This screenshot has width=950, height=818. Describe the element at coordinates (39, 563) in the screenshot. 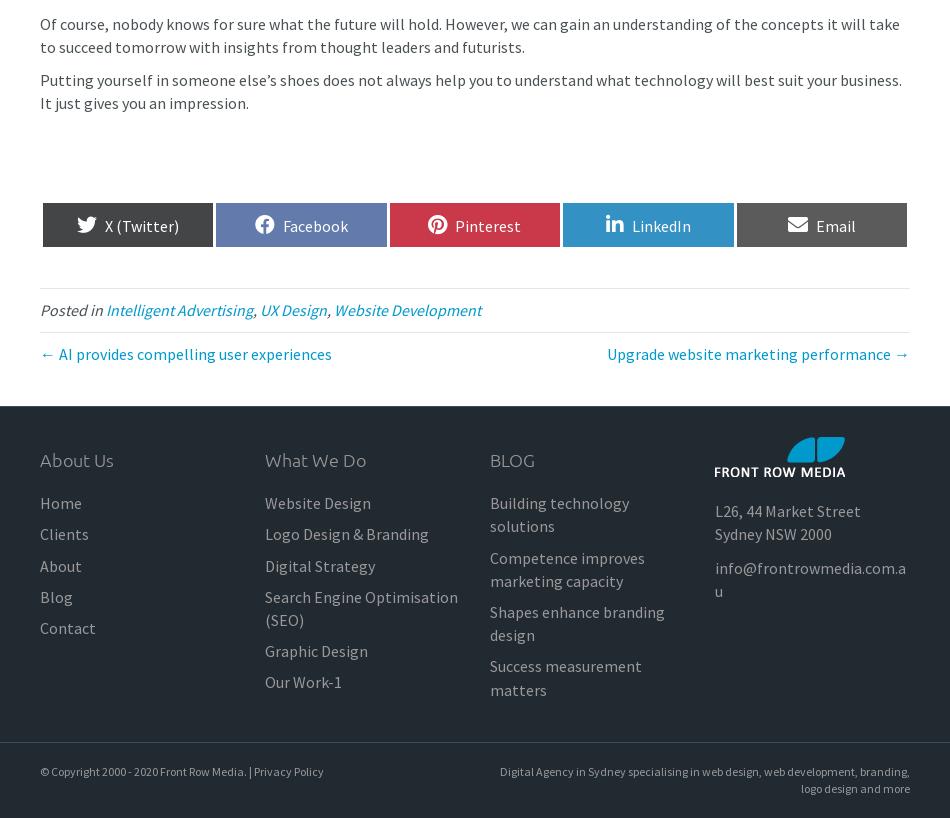

I see `'About'` at that location.